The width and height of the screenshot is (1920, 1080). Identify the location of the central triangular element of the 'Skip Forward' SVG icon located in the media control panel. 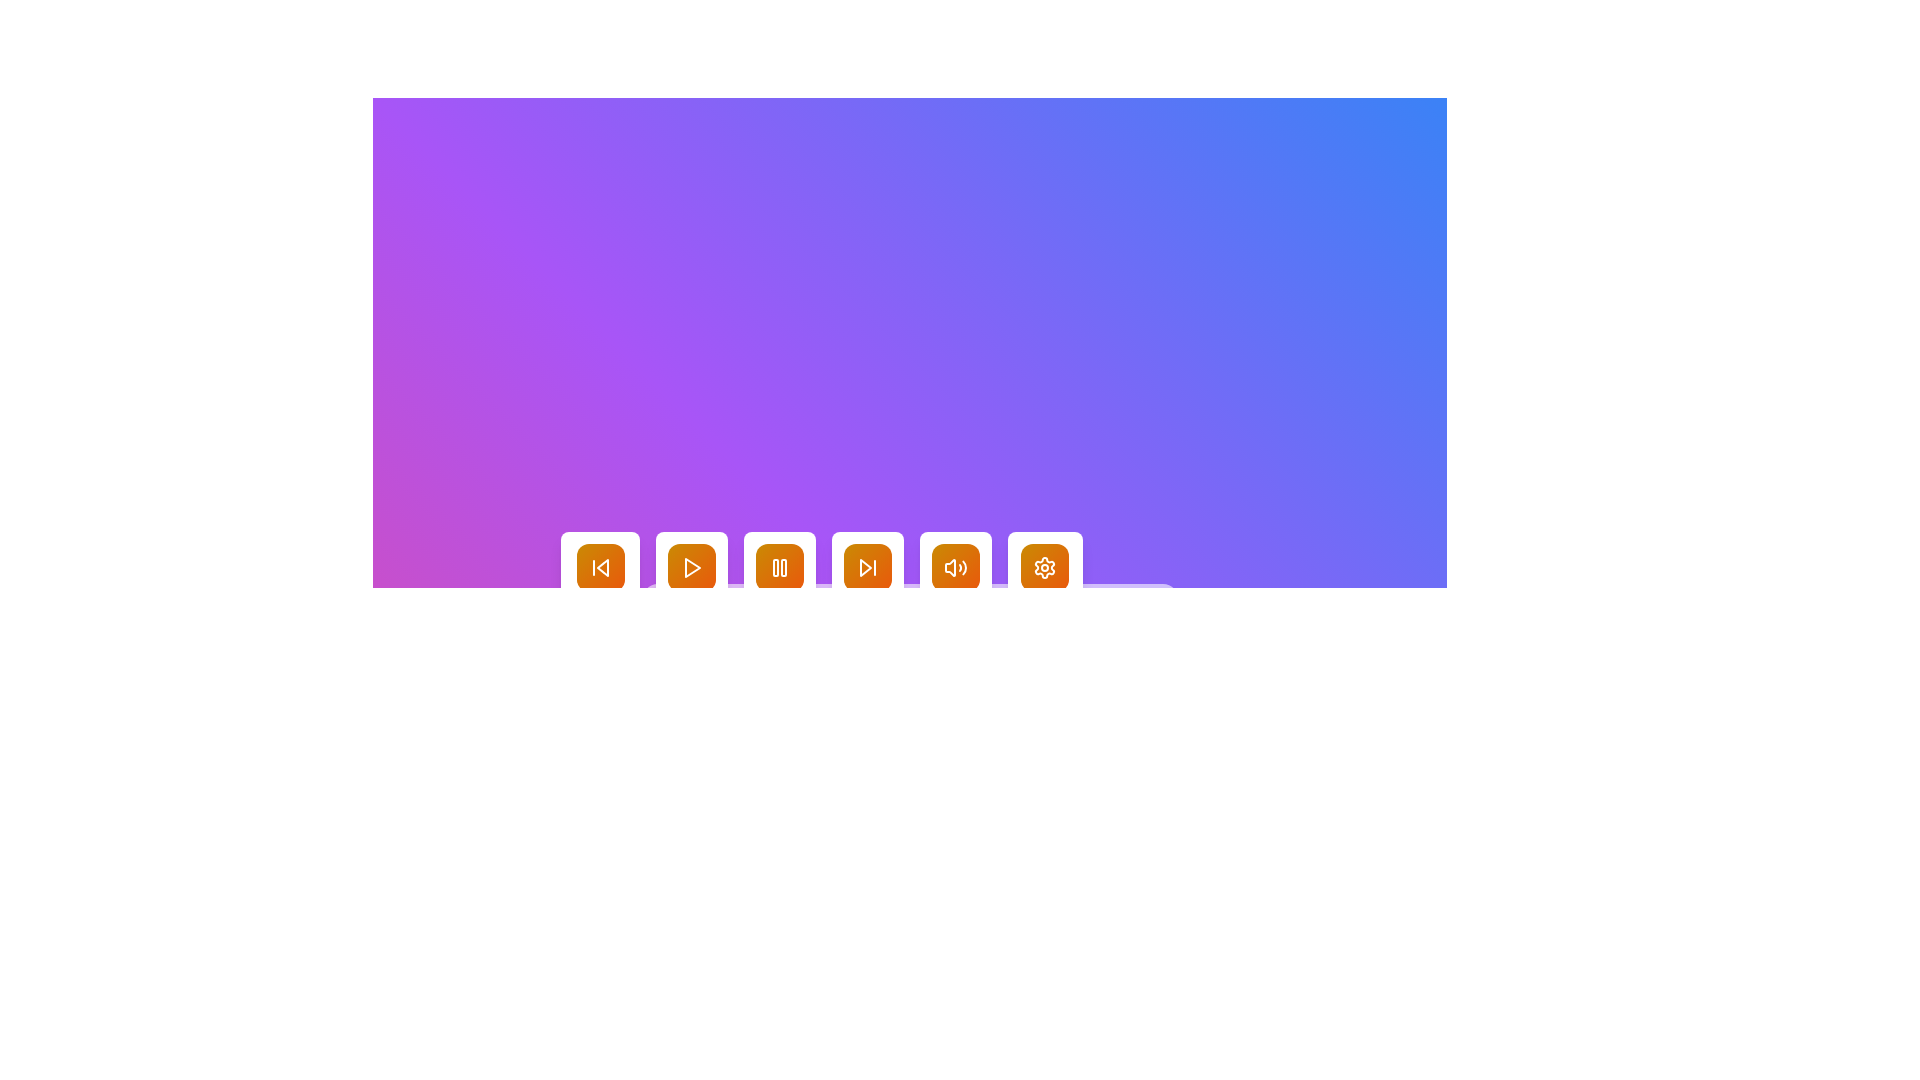
(865, 567).